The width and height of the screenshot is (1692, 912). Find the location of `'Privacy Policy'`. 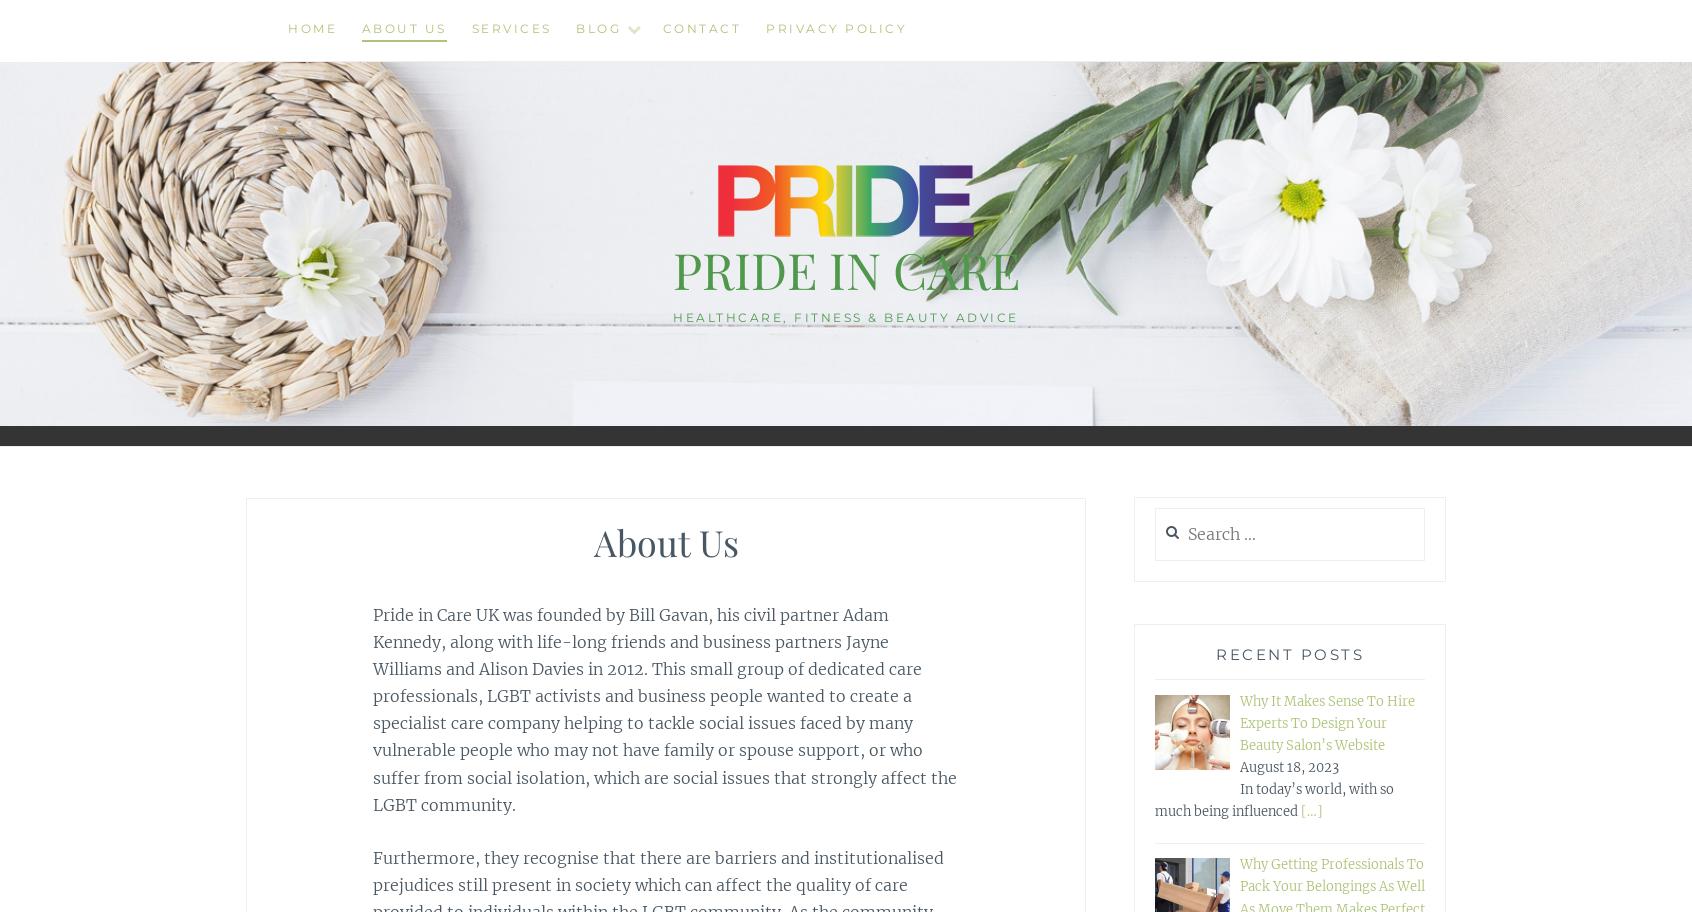

'Privacy Policy' is located at coordinates (836, 28).